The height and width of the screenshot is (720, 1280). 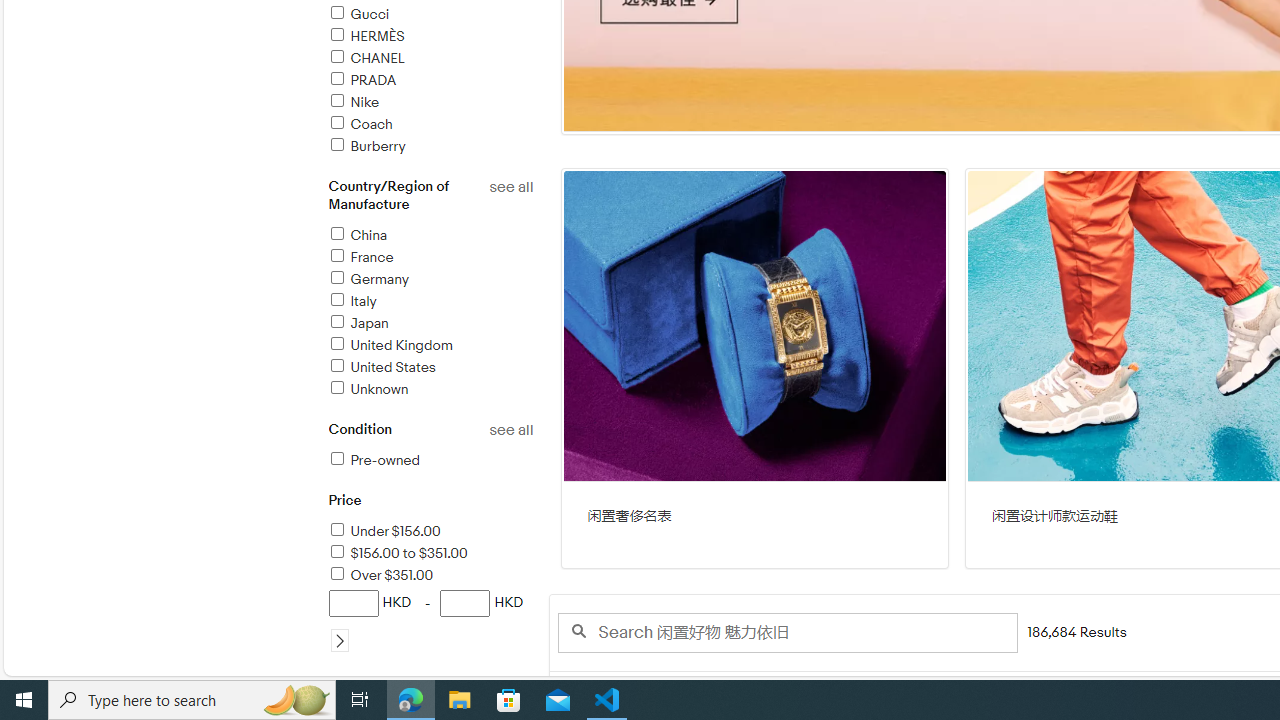 What do you see at coordinates (365, 57) in the screenshot?
I see `'CHANEL'` at bounding box center [365, 57].